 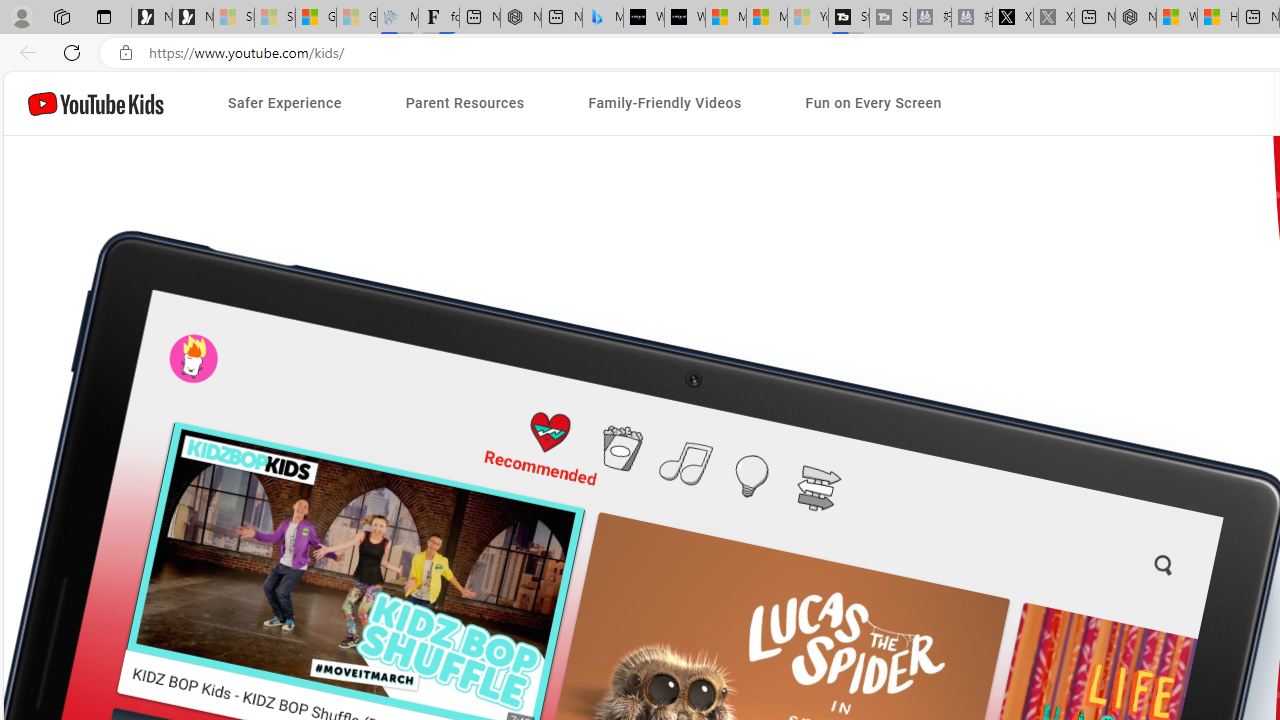 What do you see at coordinates (1136, 17) in the screenshot?
I see `'Nordace - My Account'` at bounding box center [1136, 17].